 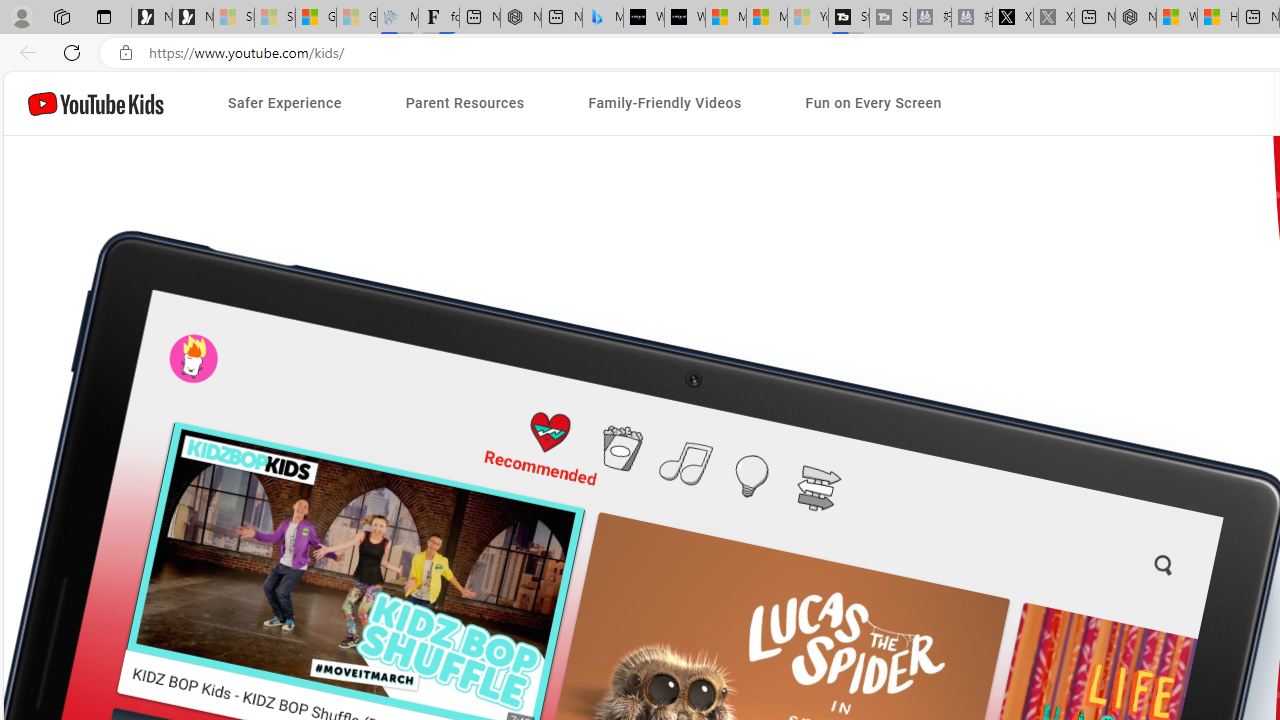 What do you see at coordinates (1136, 17) in the screenshot?
I see `'Nordace - My Account'` at bounding box center [1136, 17].